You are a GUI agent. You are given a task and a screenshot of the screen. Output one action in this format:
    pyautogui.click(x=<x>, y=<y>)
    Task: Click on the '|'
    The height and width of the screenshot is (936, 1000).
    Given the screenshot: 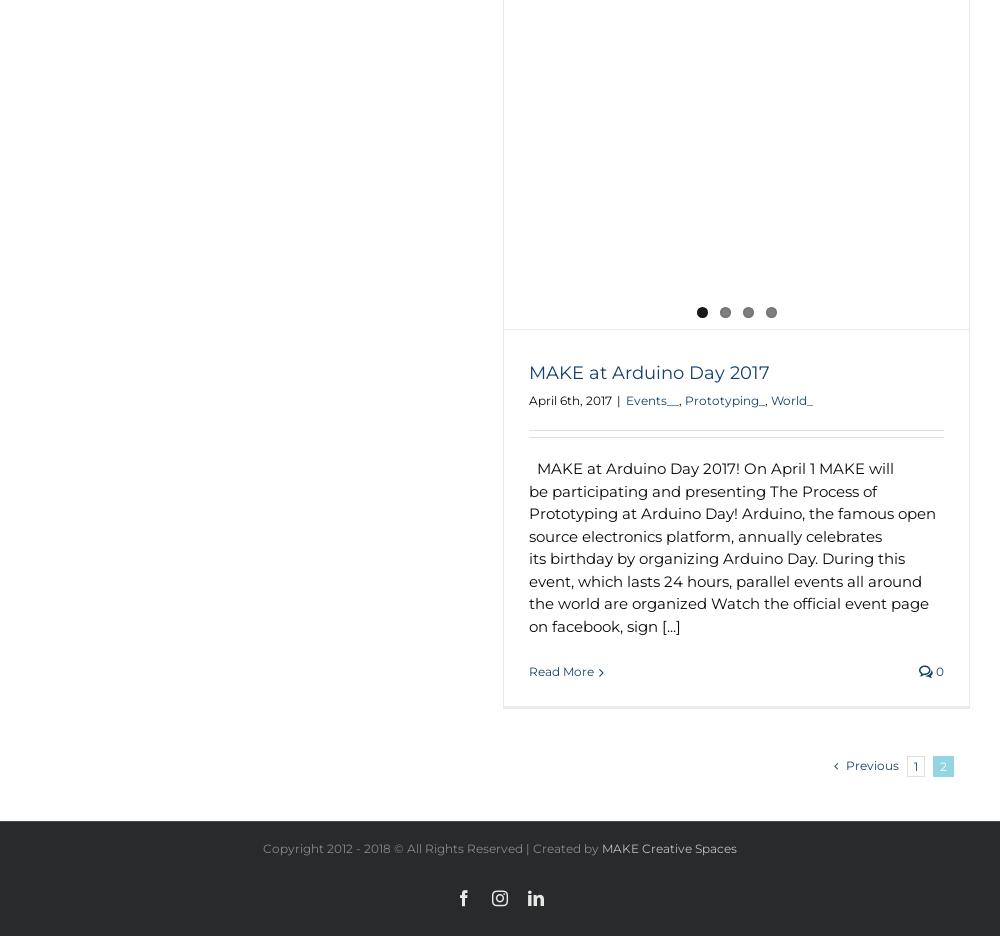 What is the action you would take?
    pyautogui.click(x=616, y=399)
    